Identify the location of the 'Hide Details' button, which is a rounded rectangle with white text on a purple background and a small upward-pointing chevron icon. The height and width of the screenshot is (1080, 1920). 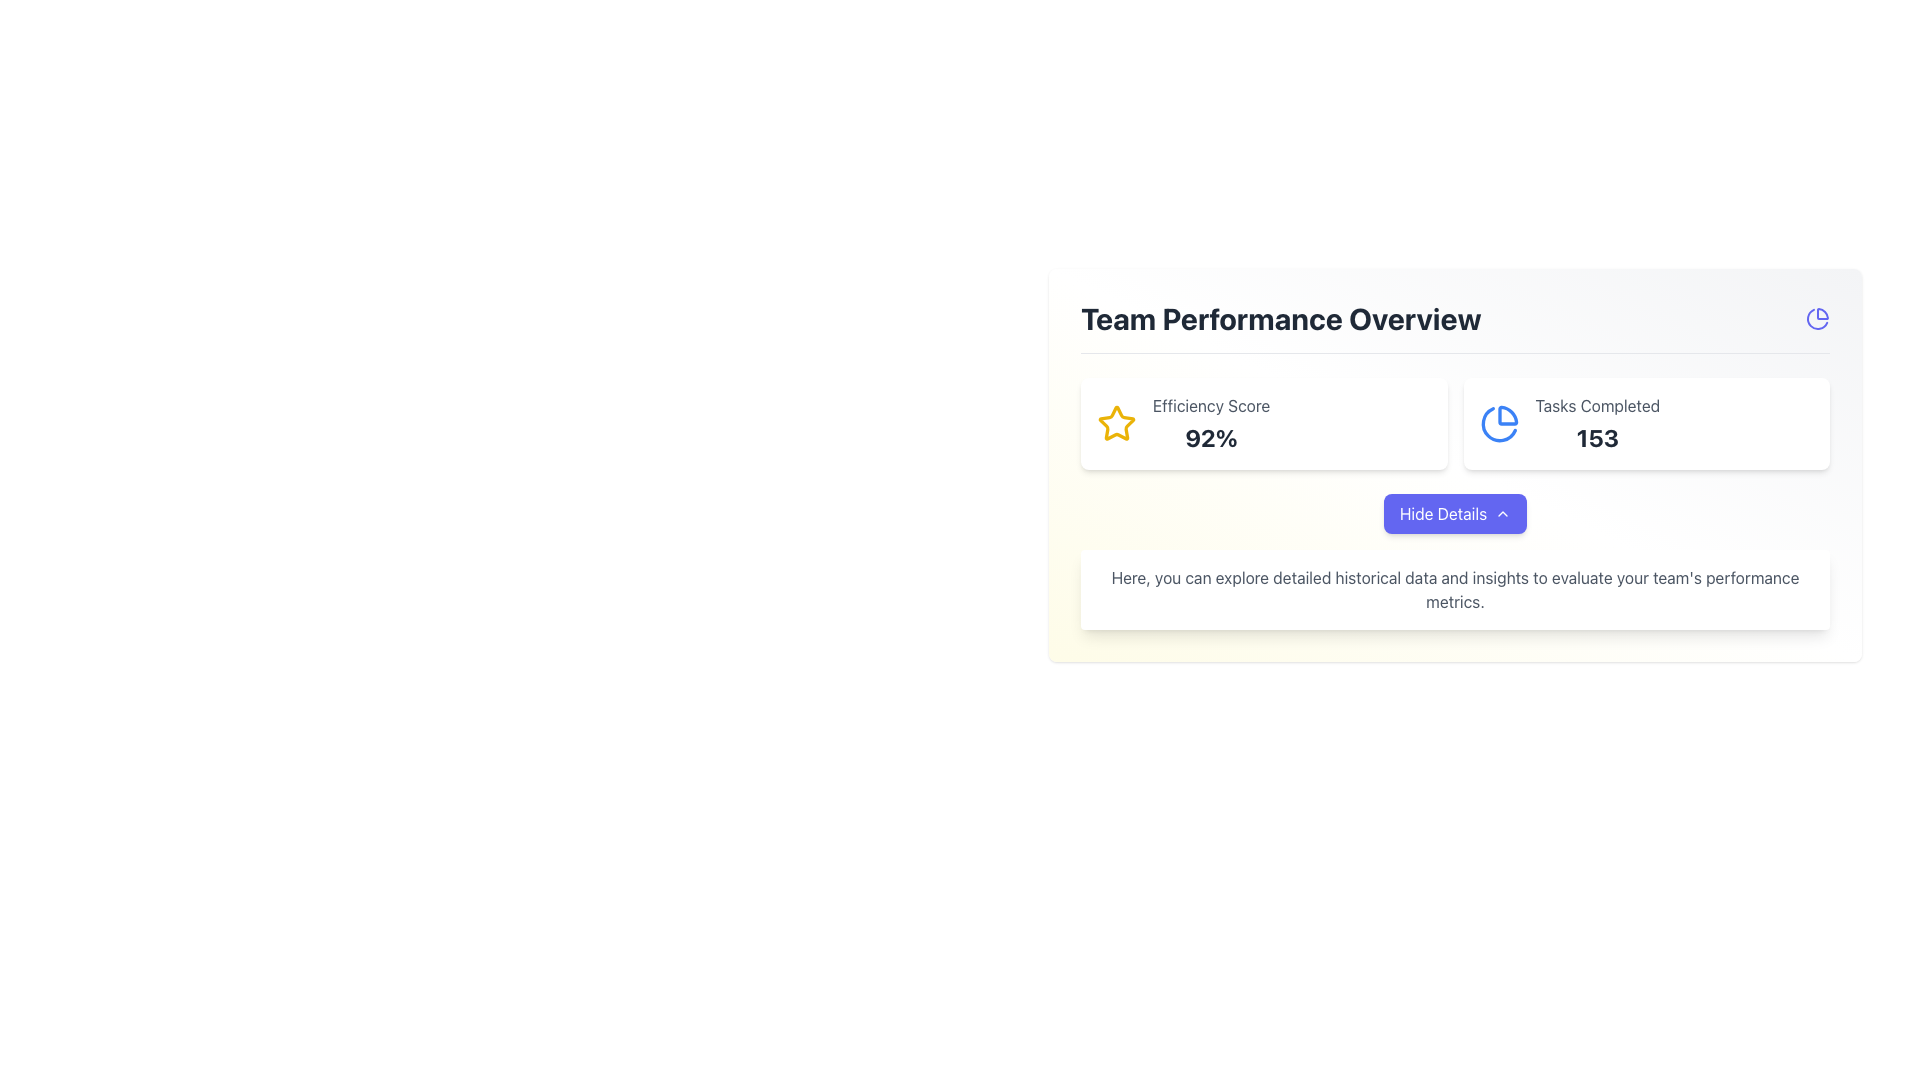
(1455, 512).